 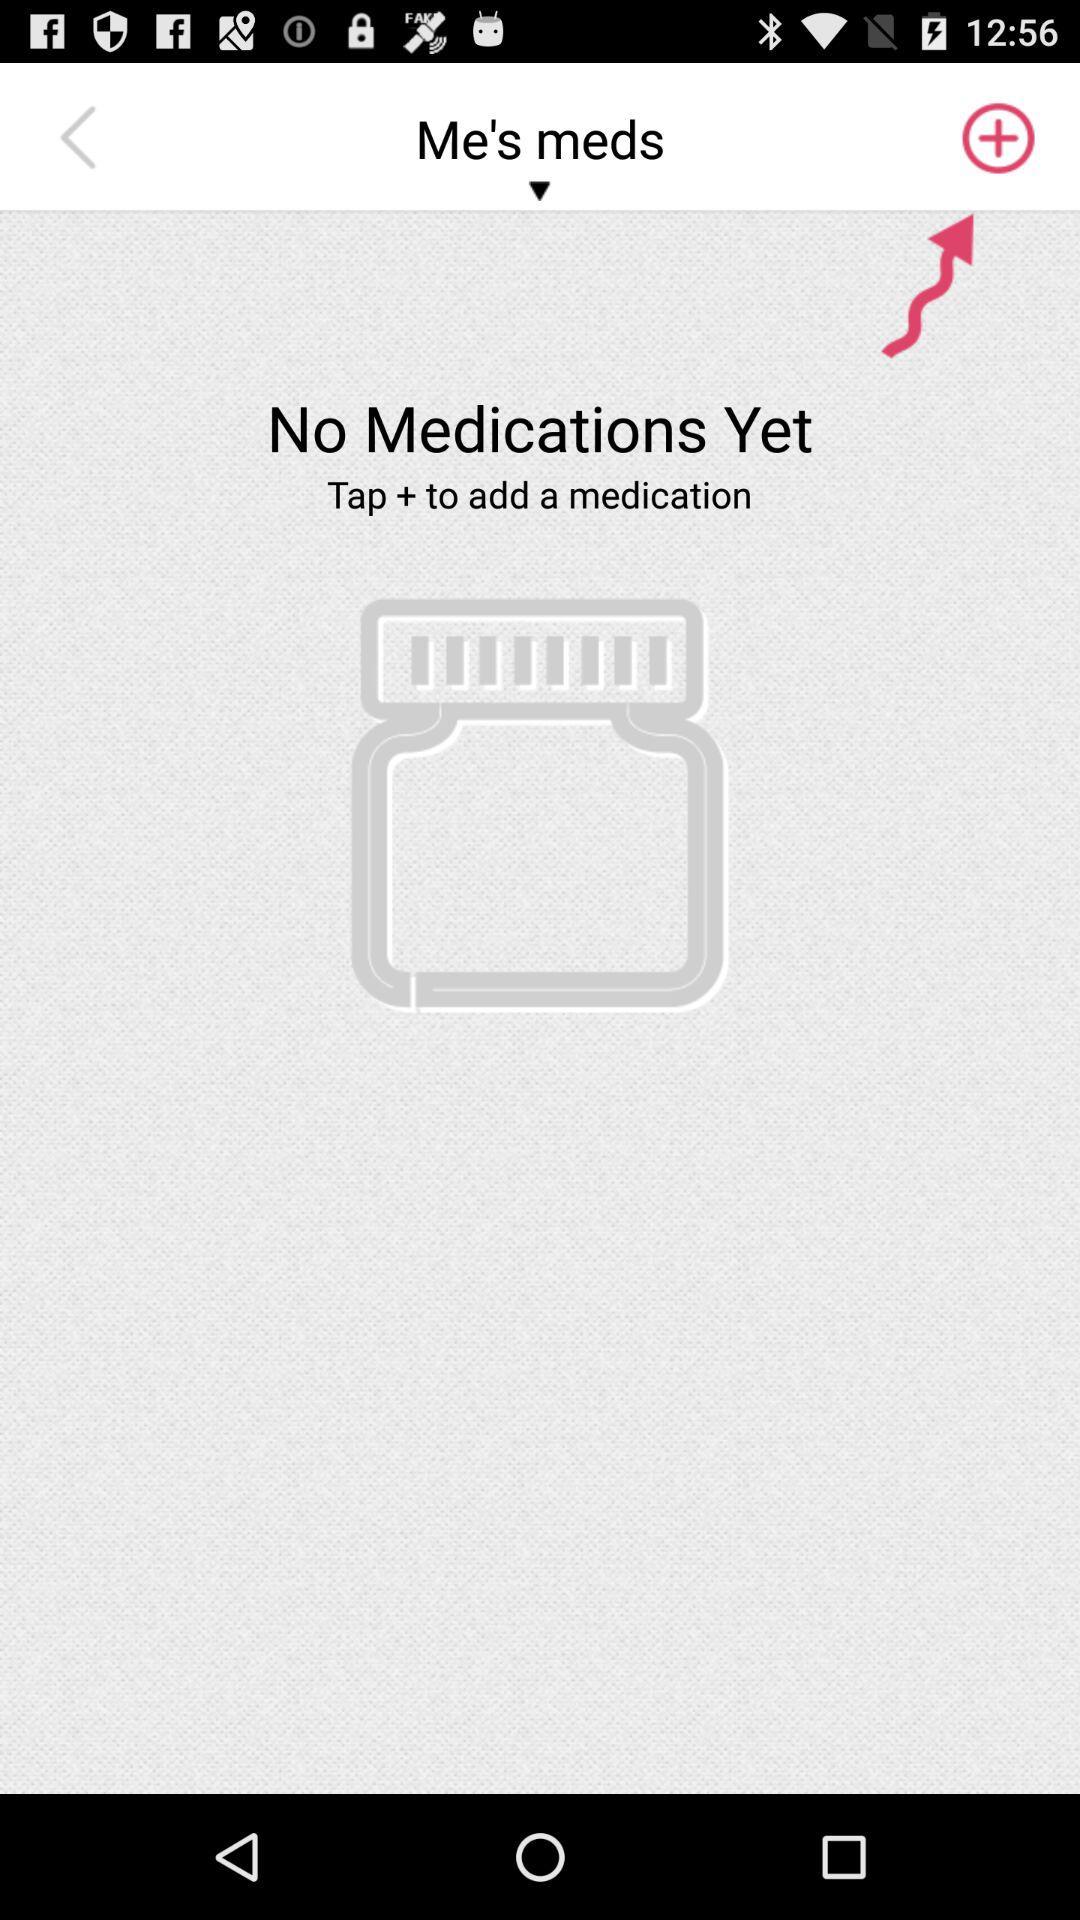 What do you see at coordinates (82, 147) in the screenshot?
I see `the arrow_backward icon` at bounding box center [82, 147].